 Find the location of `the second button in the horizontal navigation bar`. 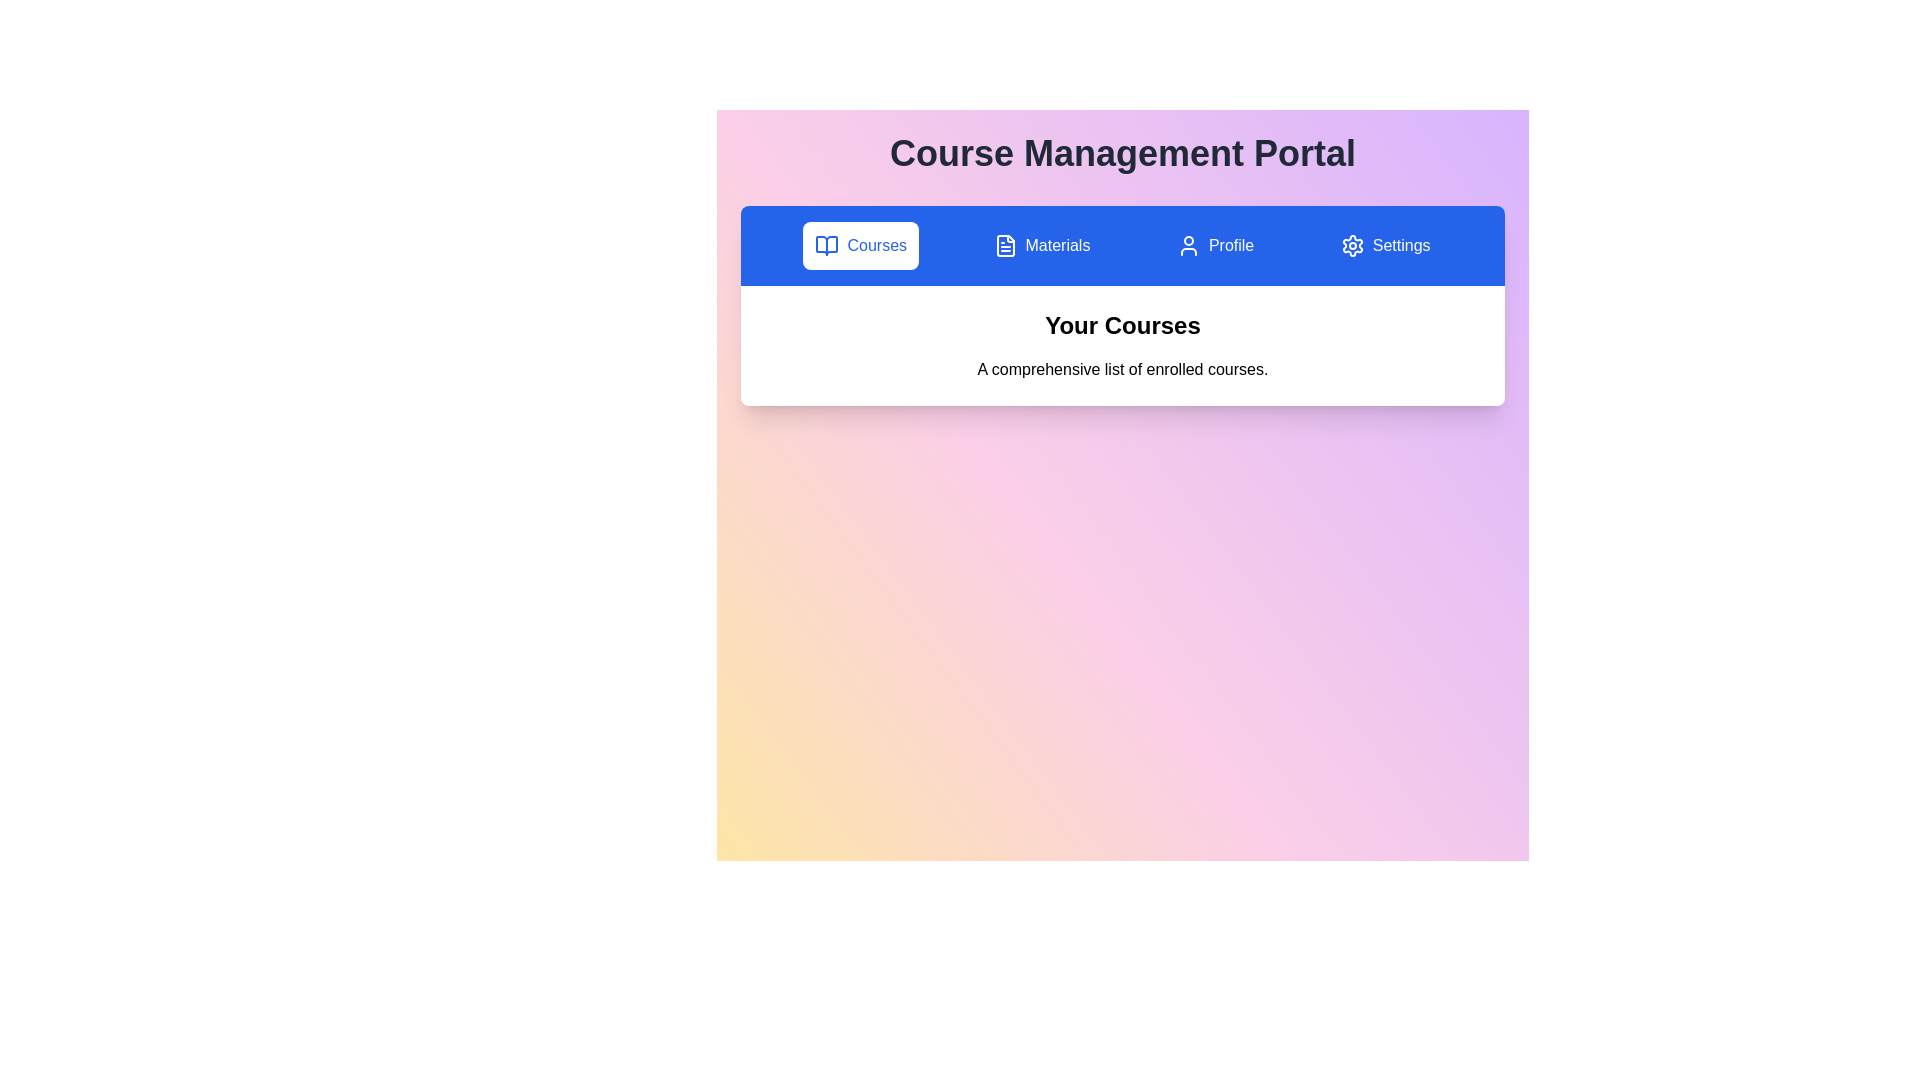

the second button in the horizontal navigation bar is located at coordinates (1040, 245).